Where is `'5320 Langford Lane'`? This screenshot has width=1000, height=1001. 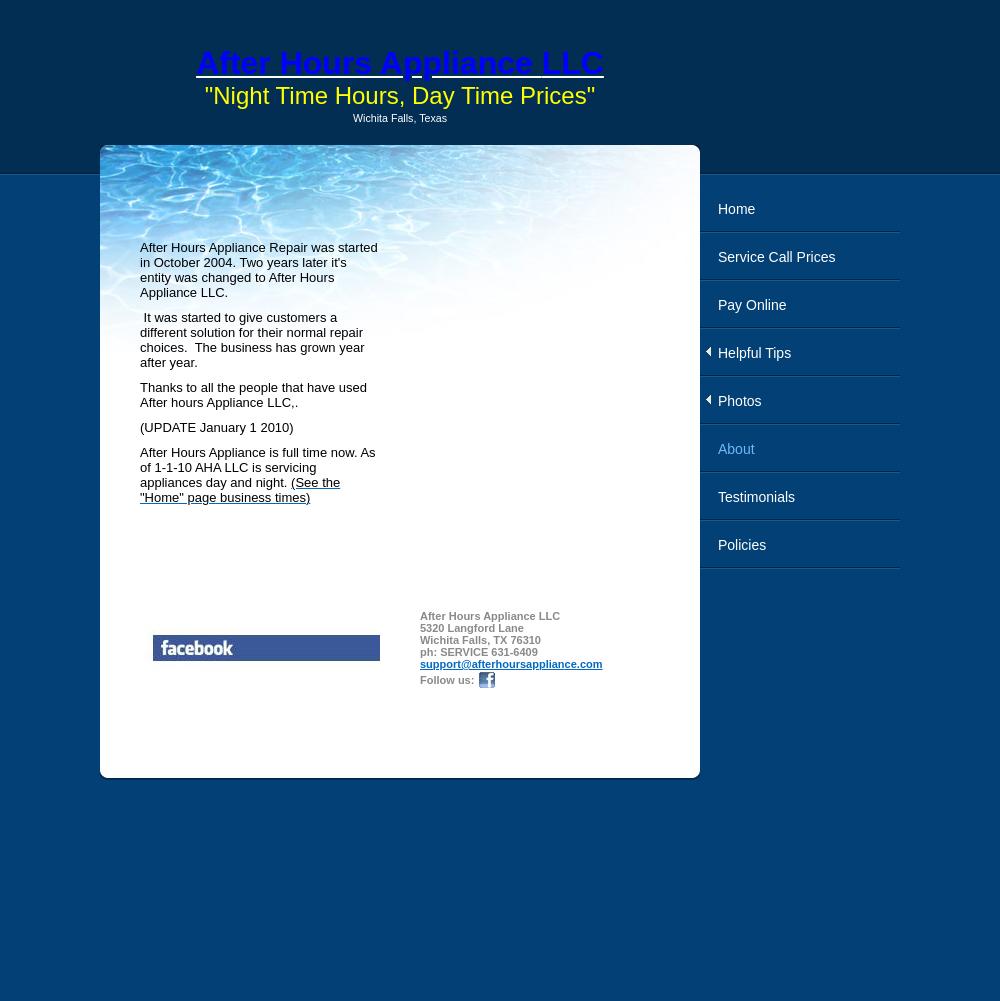
'5320 Langford Lane' is located at coordinates (470, 628).